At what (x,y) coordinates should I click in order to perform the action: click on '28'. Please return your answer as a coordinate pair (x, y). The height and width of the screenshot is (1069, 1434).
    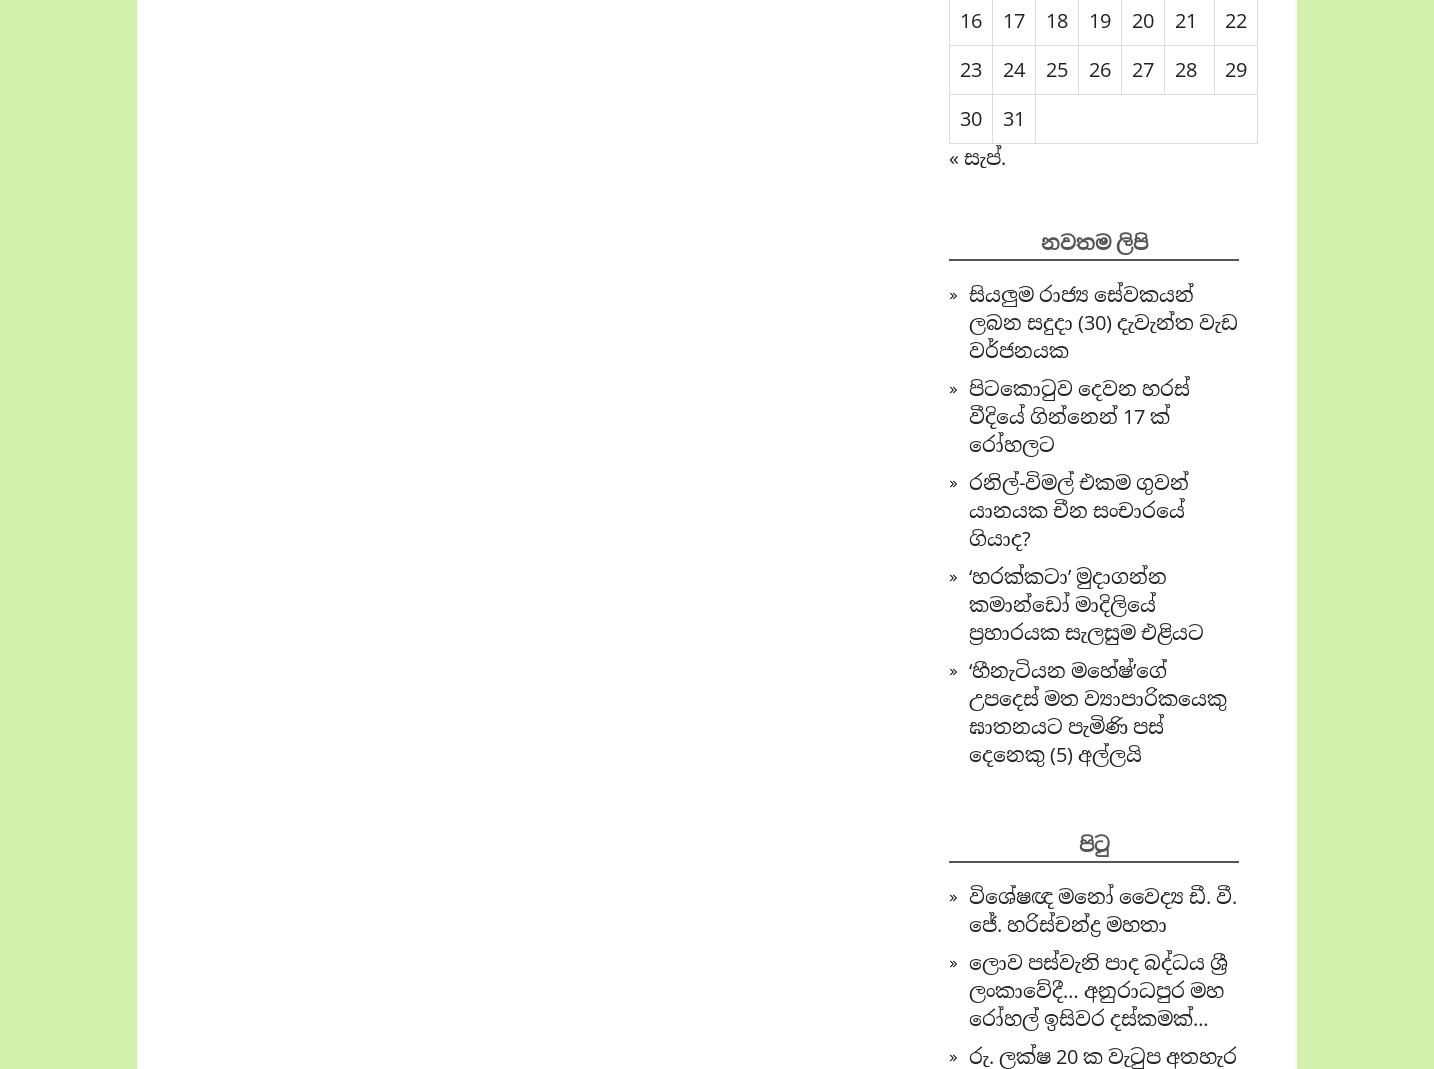
    Looking at the image, I should click on (1175, 68).